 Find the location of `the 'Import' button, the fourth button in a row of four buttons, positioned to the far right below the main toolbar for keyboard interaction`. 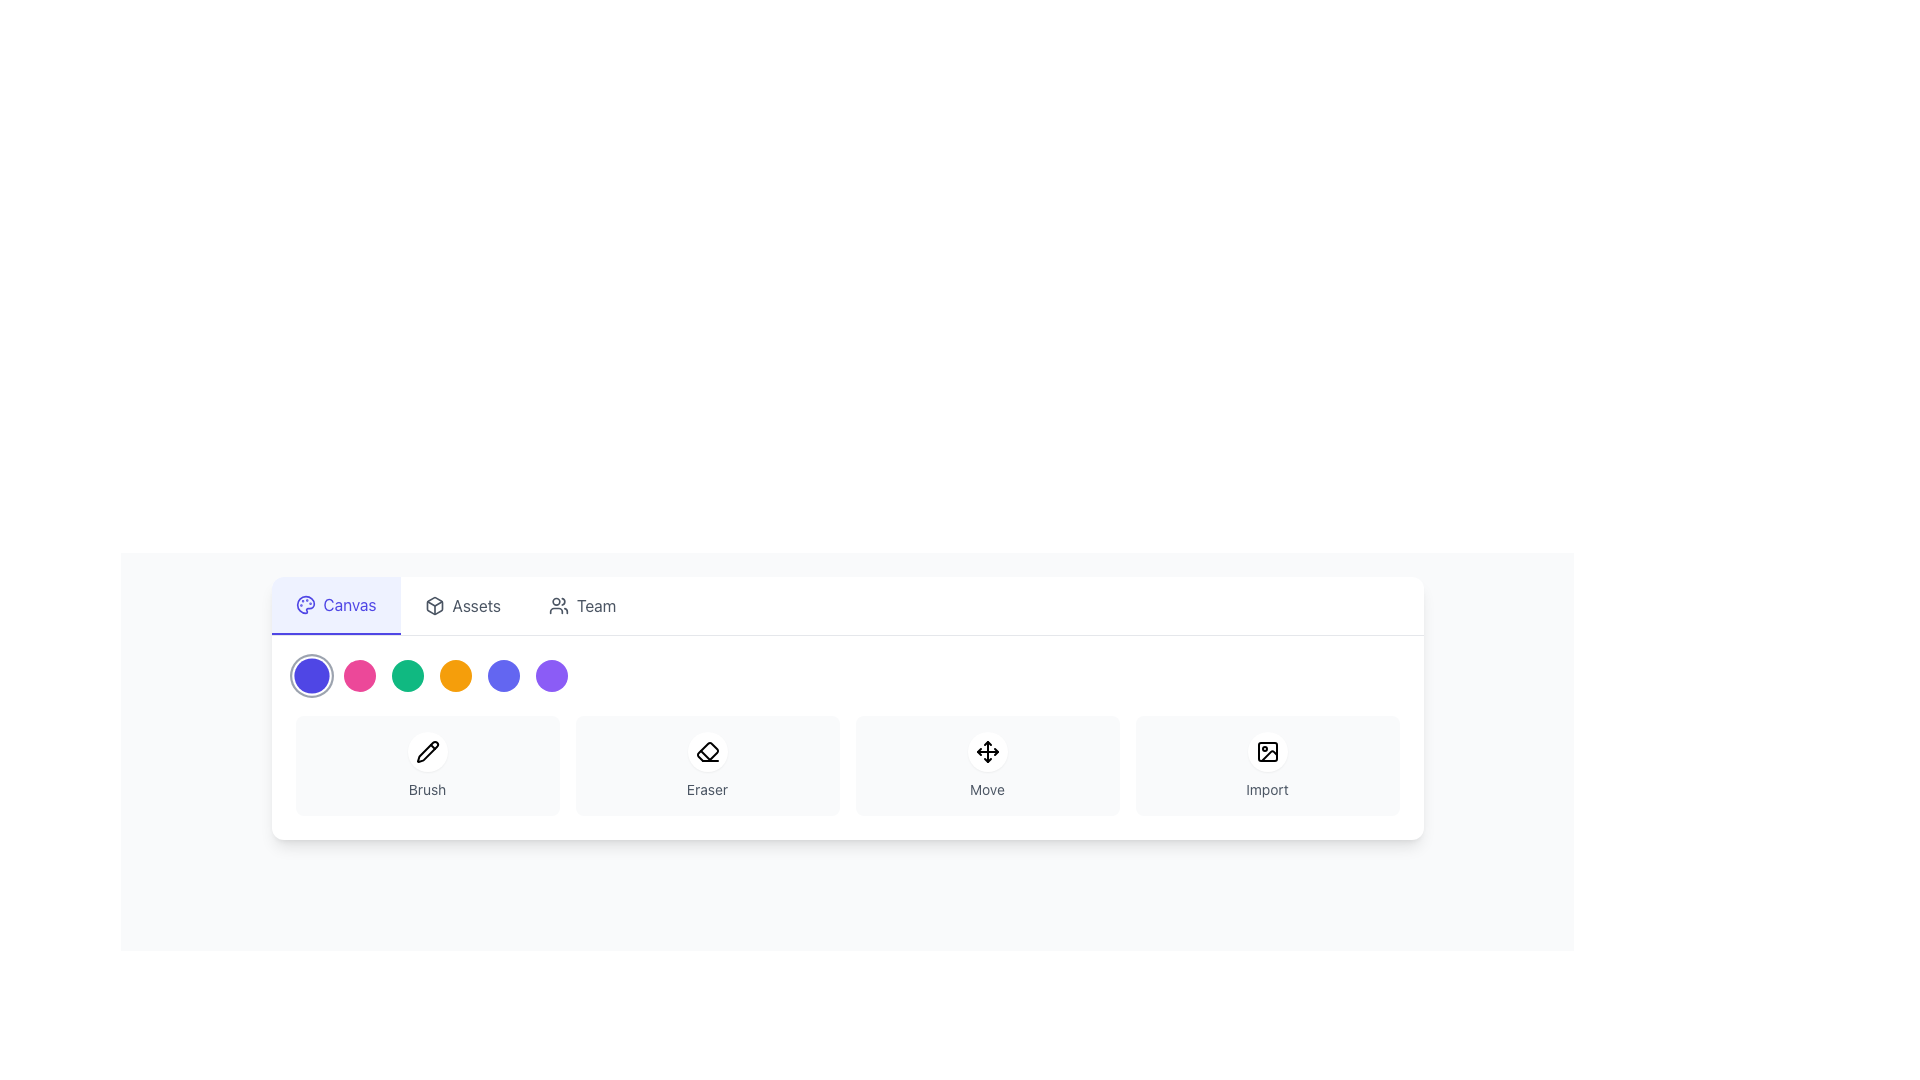

the 'Import' button, the fourth button in a row of four buttons, positioned to the far right below the main toolbar for keyboard interaction is located at coordinates (1266, 765).